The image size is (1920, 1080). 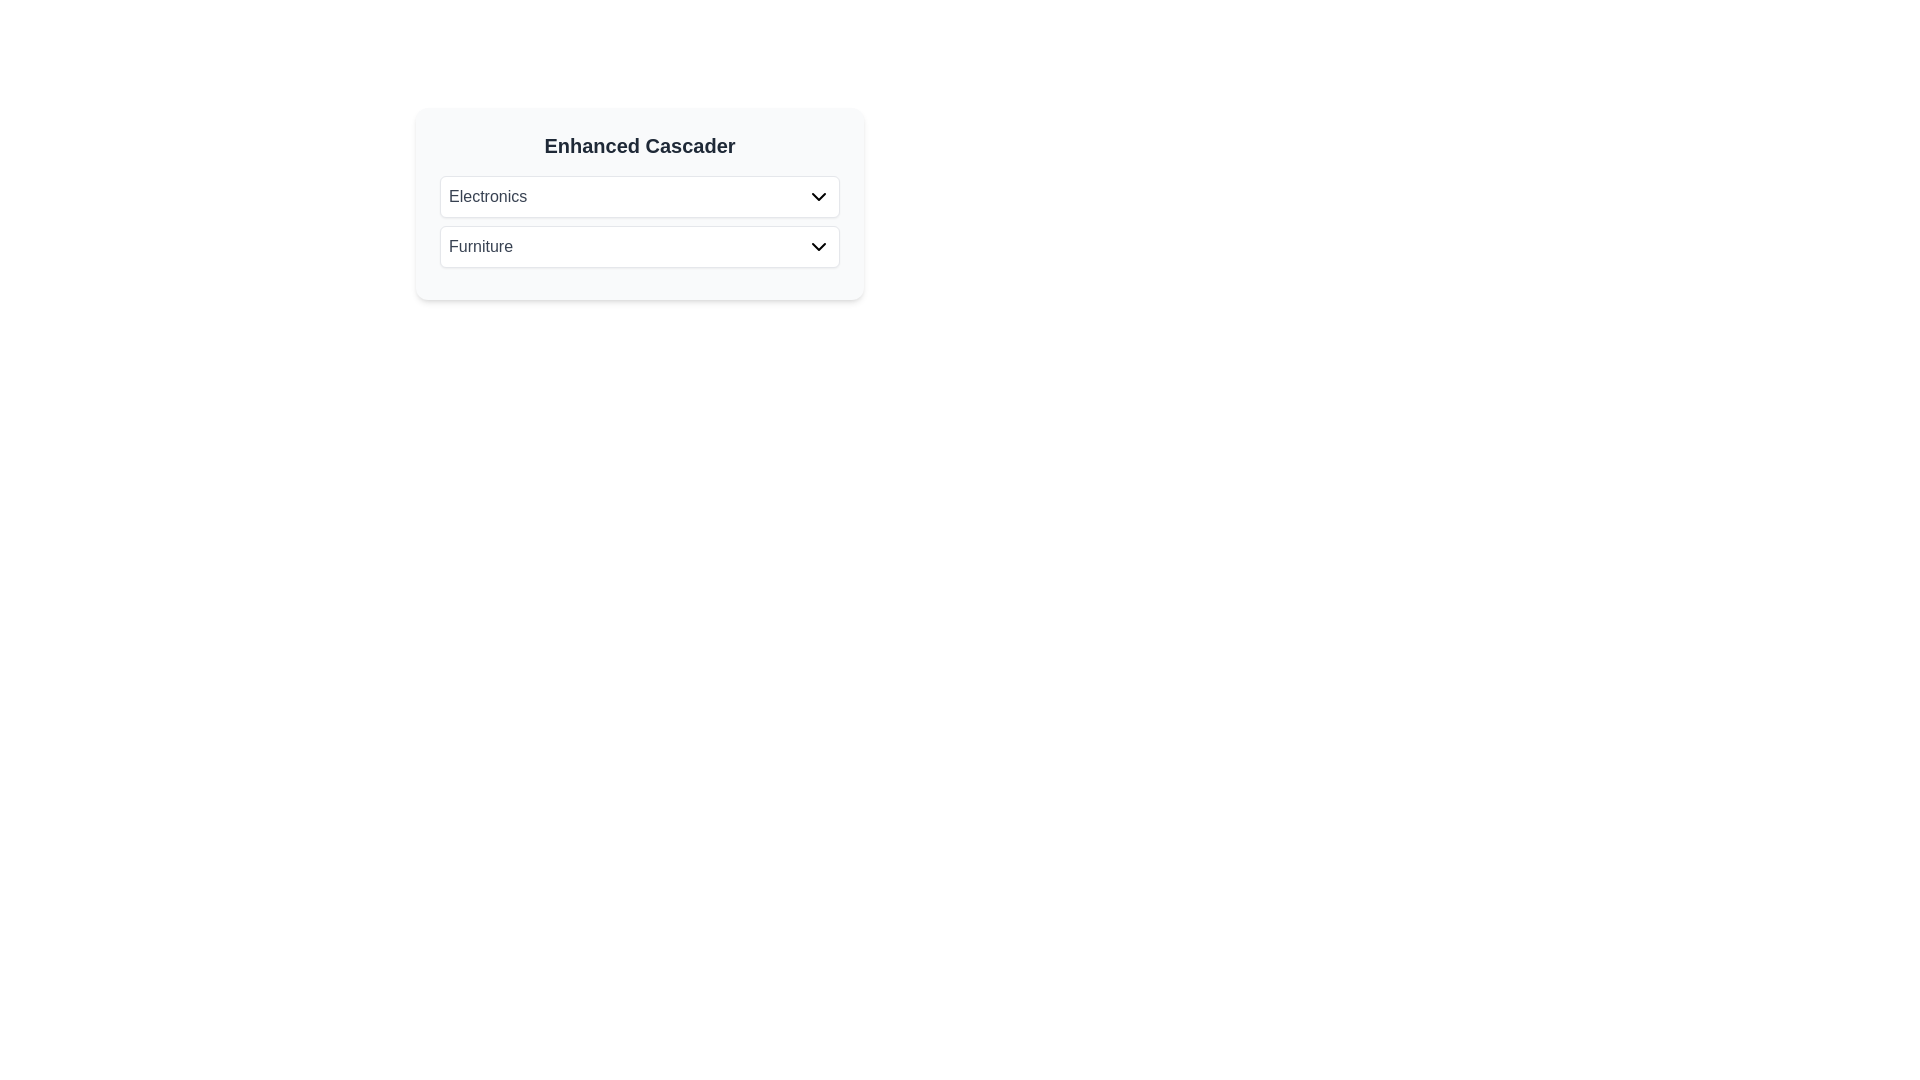 What do you see at coordinates (819, 245) in the screenshot?
I see `the chevron-down SVG icon` at bounding box center [819, 245].